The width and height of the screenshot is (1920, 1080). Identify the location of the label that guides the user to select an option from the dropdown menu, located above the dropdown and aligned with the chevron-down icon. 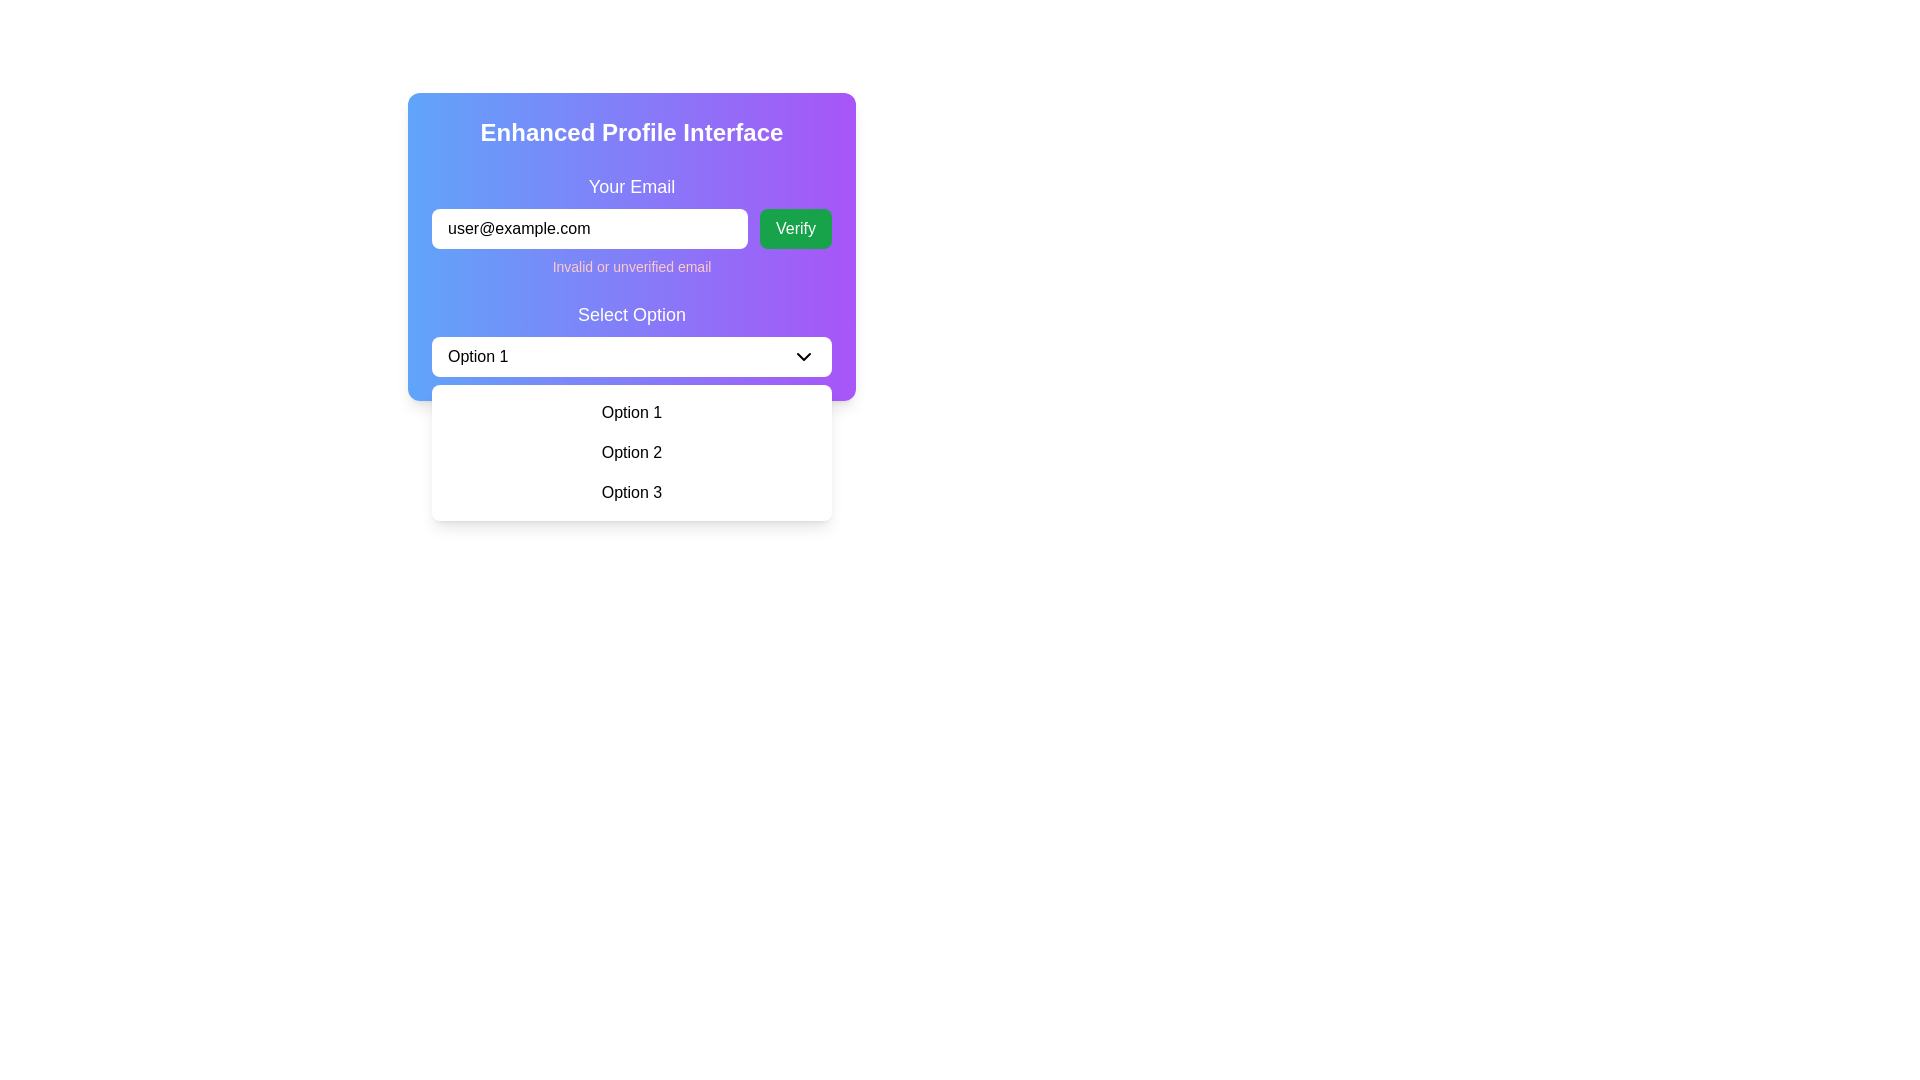
(631, 315).